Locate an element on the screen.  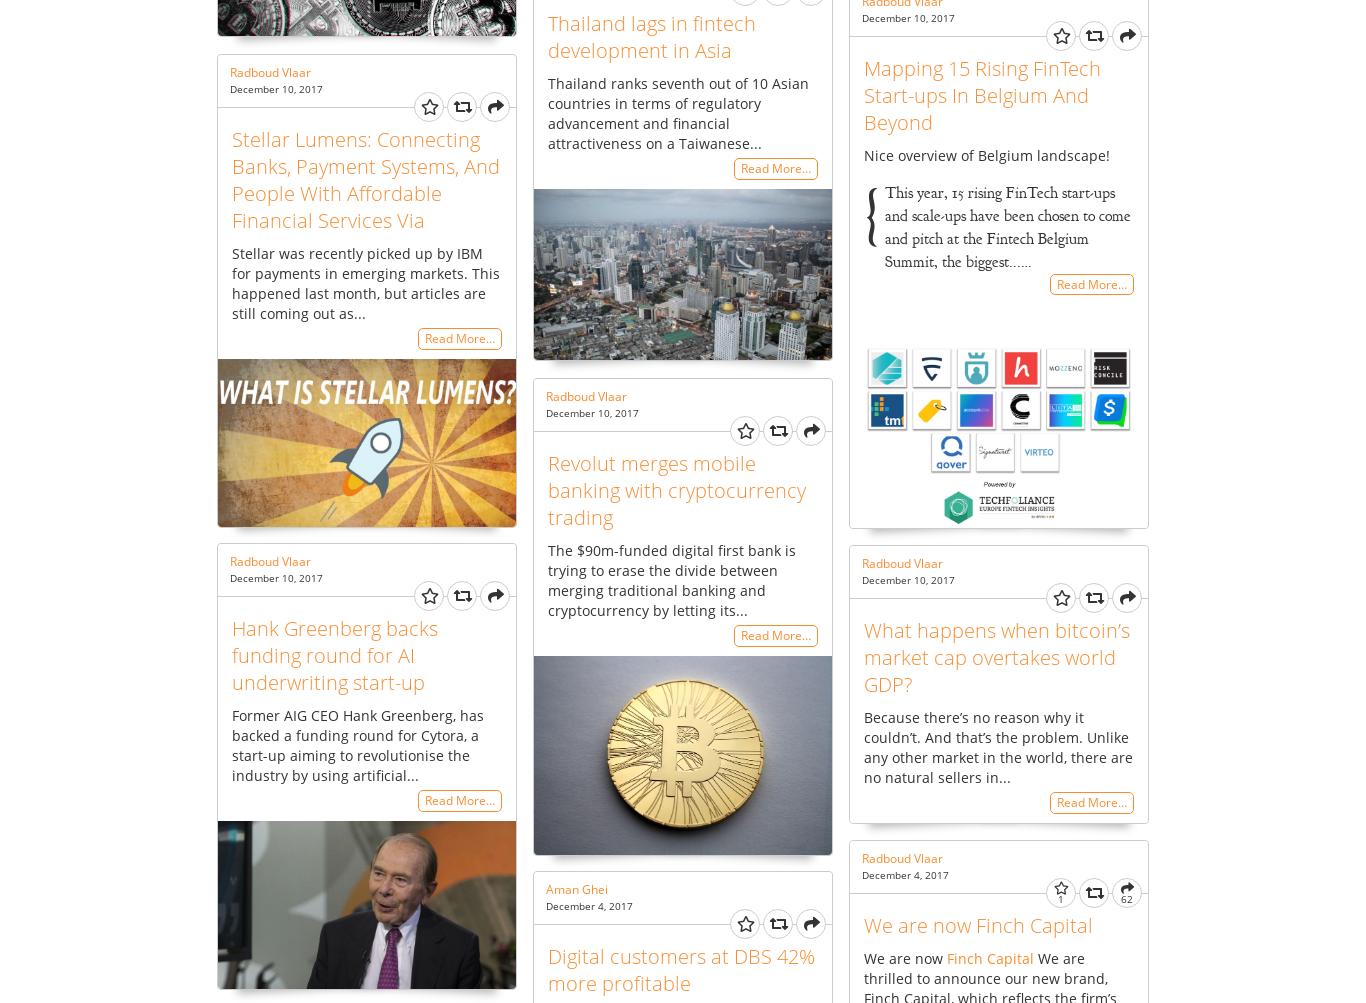
'Former AIG CEO Hank Greenberg, has backed a funding round for Cytora, a start-up aiming to revolutionise the industry by using artificial...' is located at coordinates (357, 743).